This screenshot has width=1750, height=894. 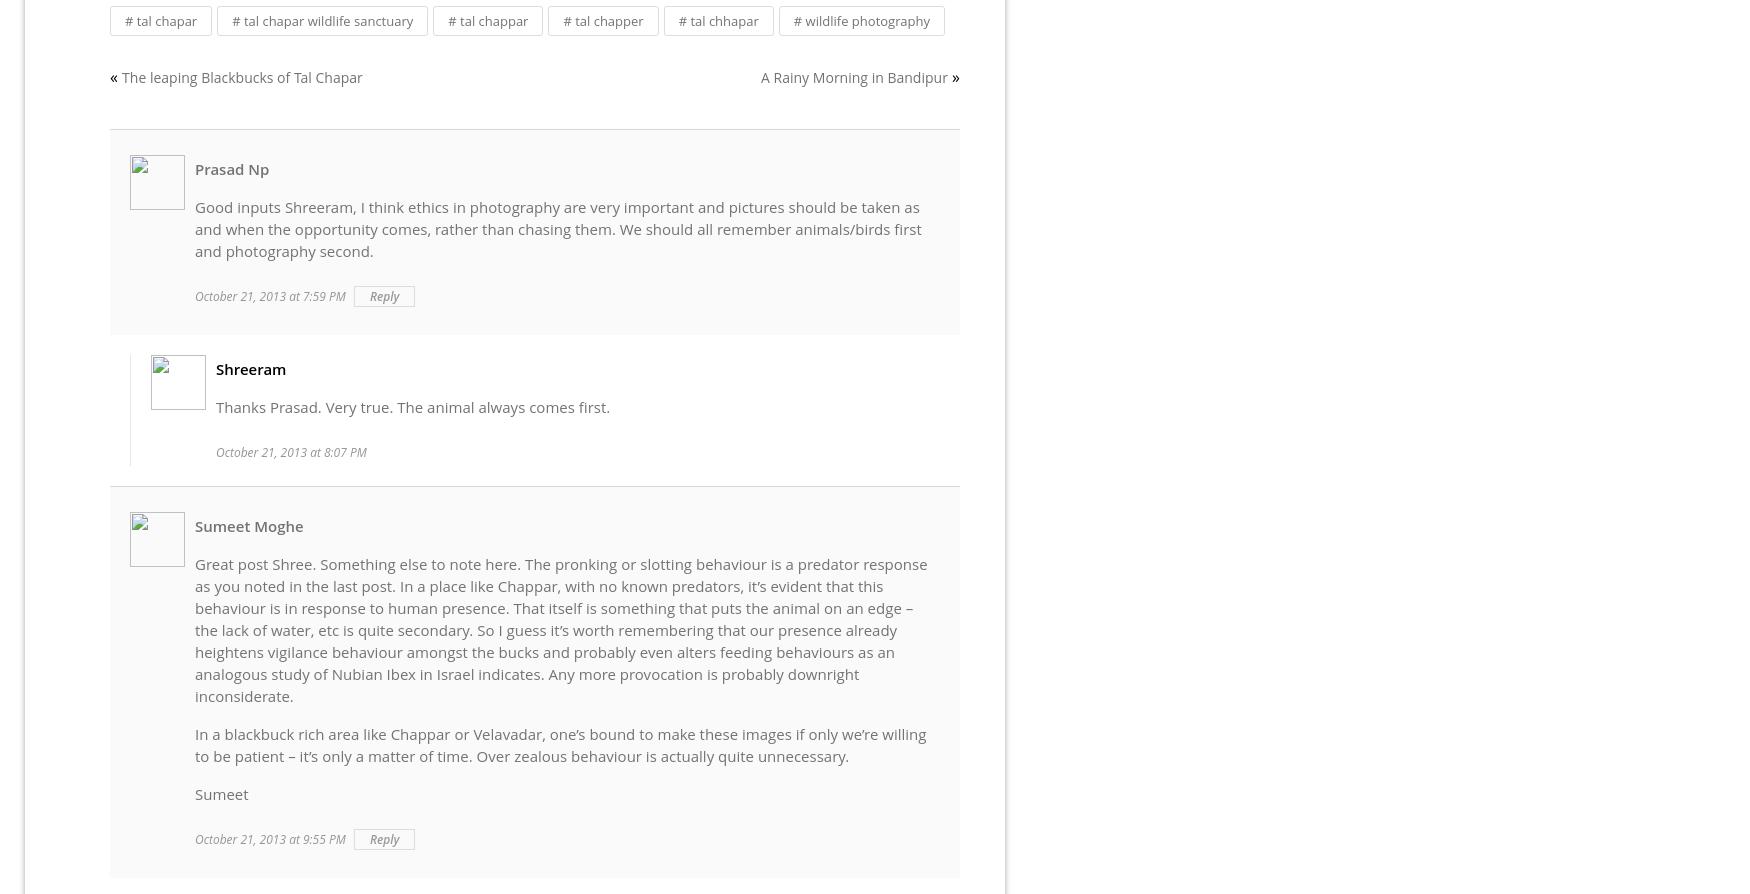 What do you see at coordinates (270, 295) in the screenshot?
I see `'October 21, 2013 at 7:59 PM'` at bounding box center [270, 295].